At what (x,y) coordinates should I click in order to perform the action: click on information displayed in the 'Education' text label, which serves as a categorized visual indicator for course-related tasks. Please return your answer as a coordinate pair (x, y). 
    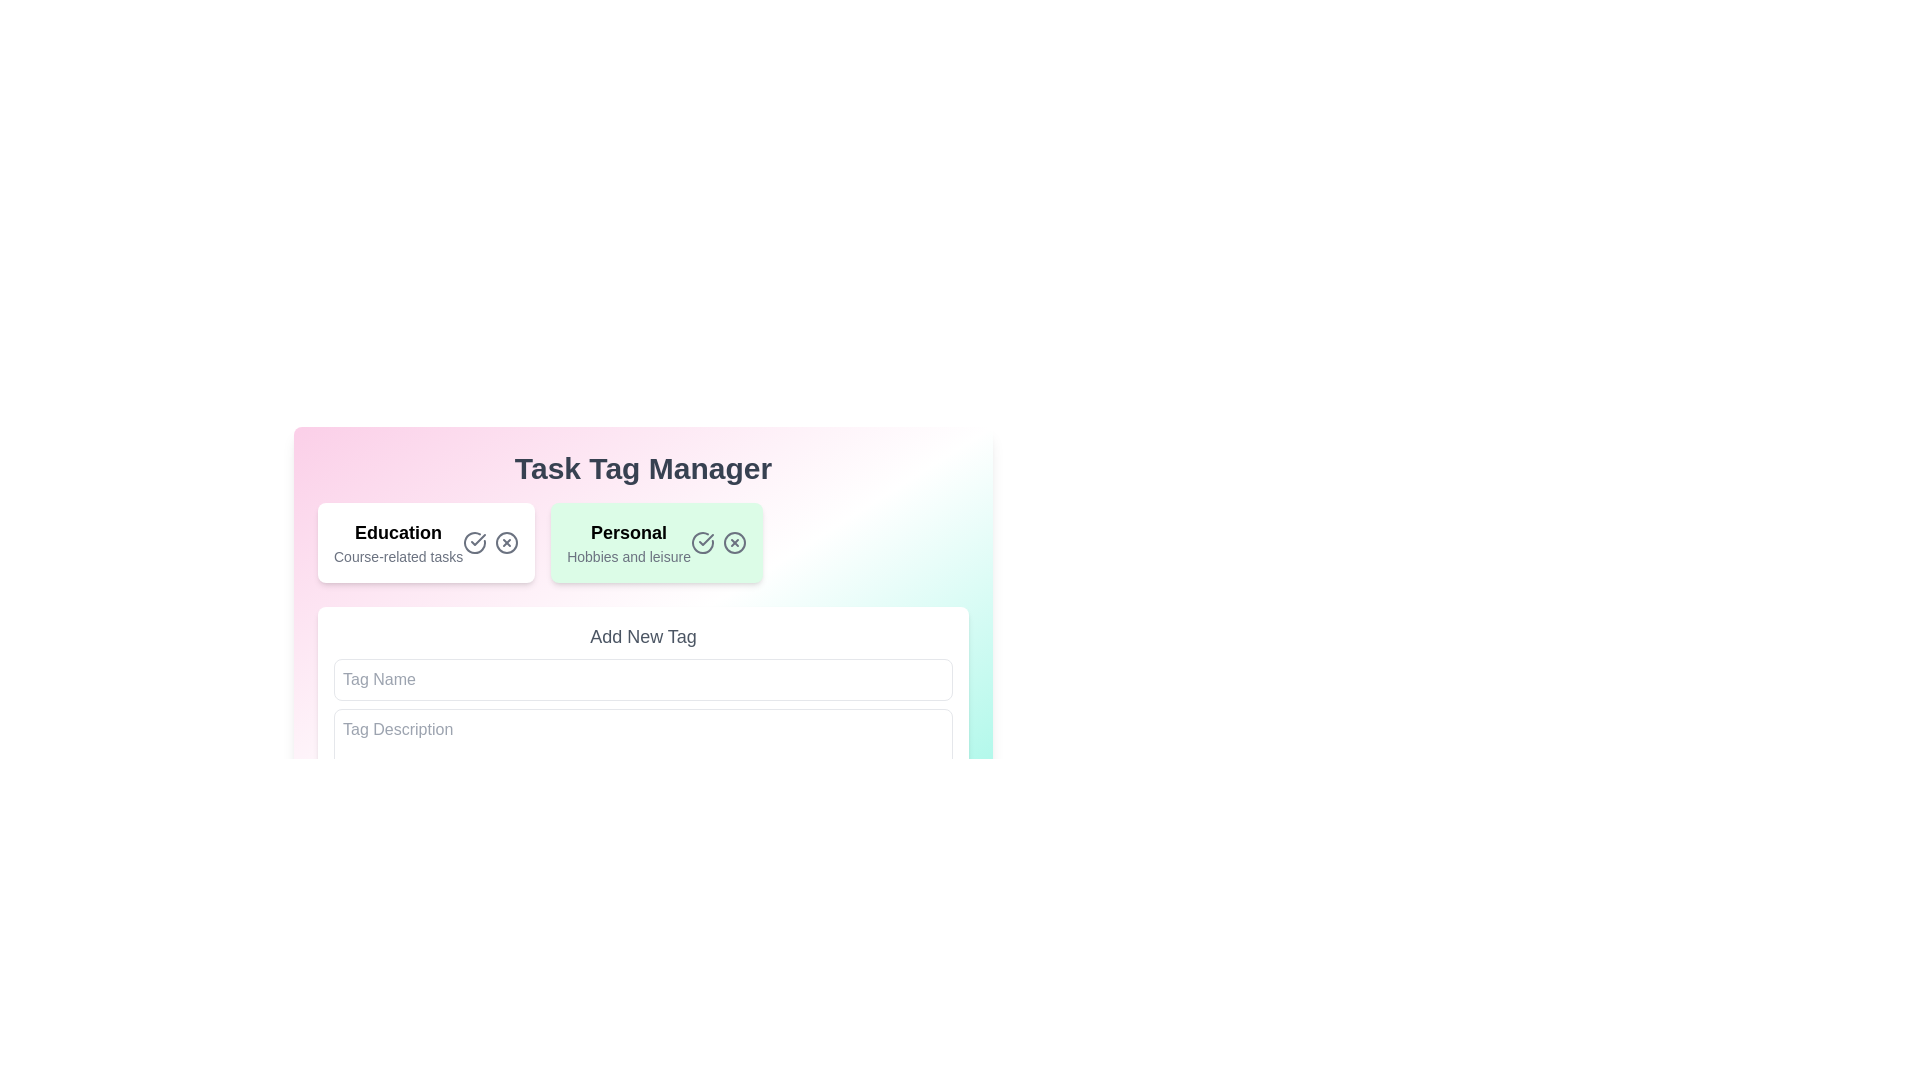
    Looking at the image, I should click on (398, 543).